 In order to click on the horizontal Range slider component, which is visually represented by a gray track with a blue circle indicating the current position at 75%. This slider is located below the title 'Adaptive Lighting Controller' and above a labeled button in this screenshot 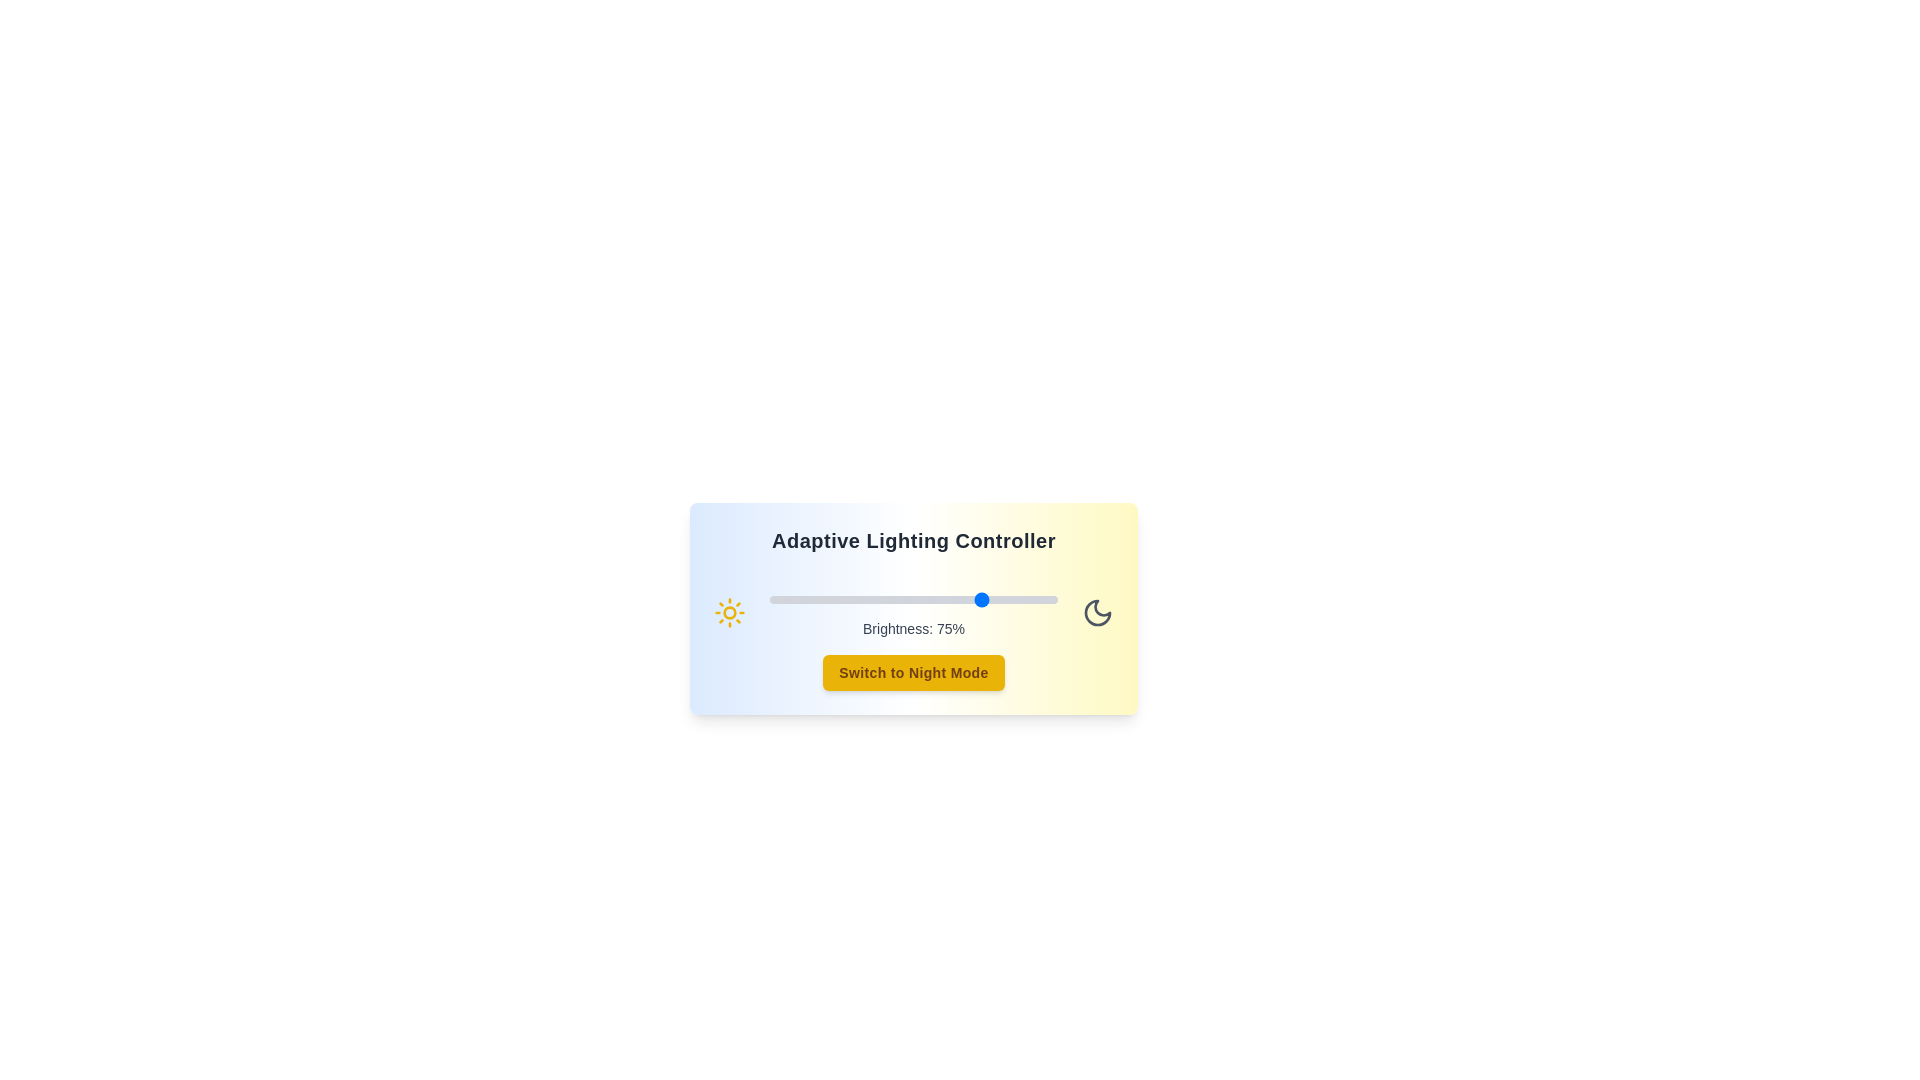, I will do `click(912, 599)`.